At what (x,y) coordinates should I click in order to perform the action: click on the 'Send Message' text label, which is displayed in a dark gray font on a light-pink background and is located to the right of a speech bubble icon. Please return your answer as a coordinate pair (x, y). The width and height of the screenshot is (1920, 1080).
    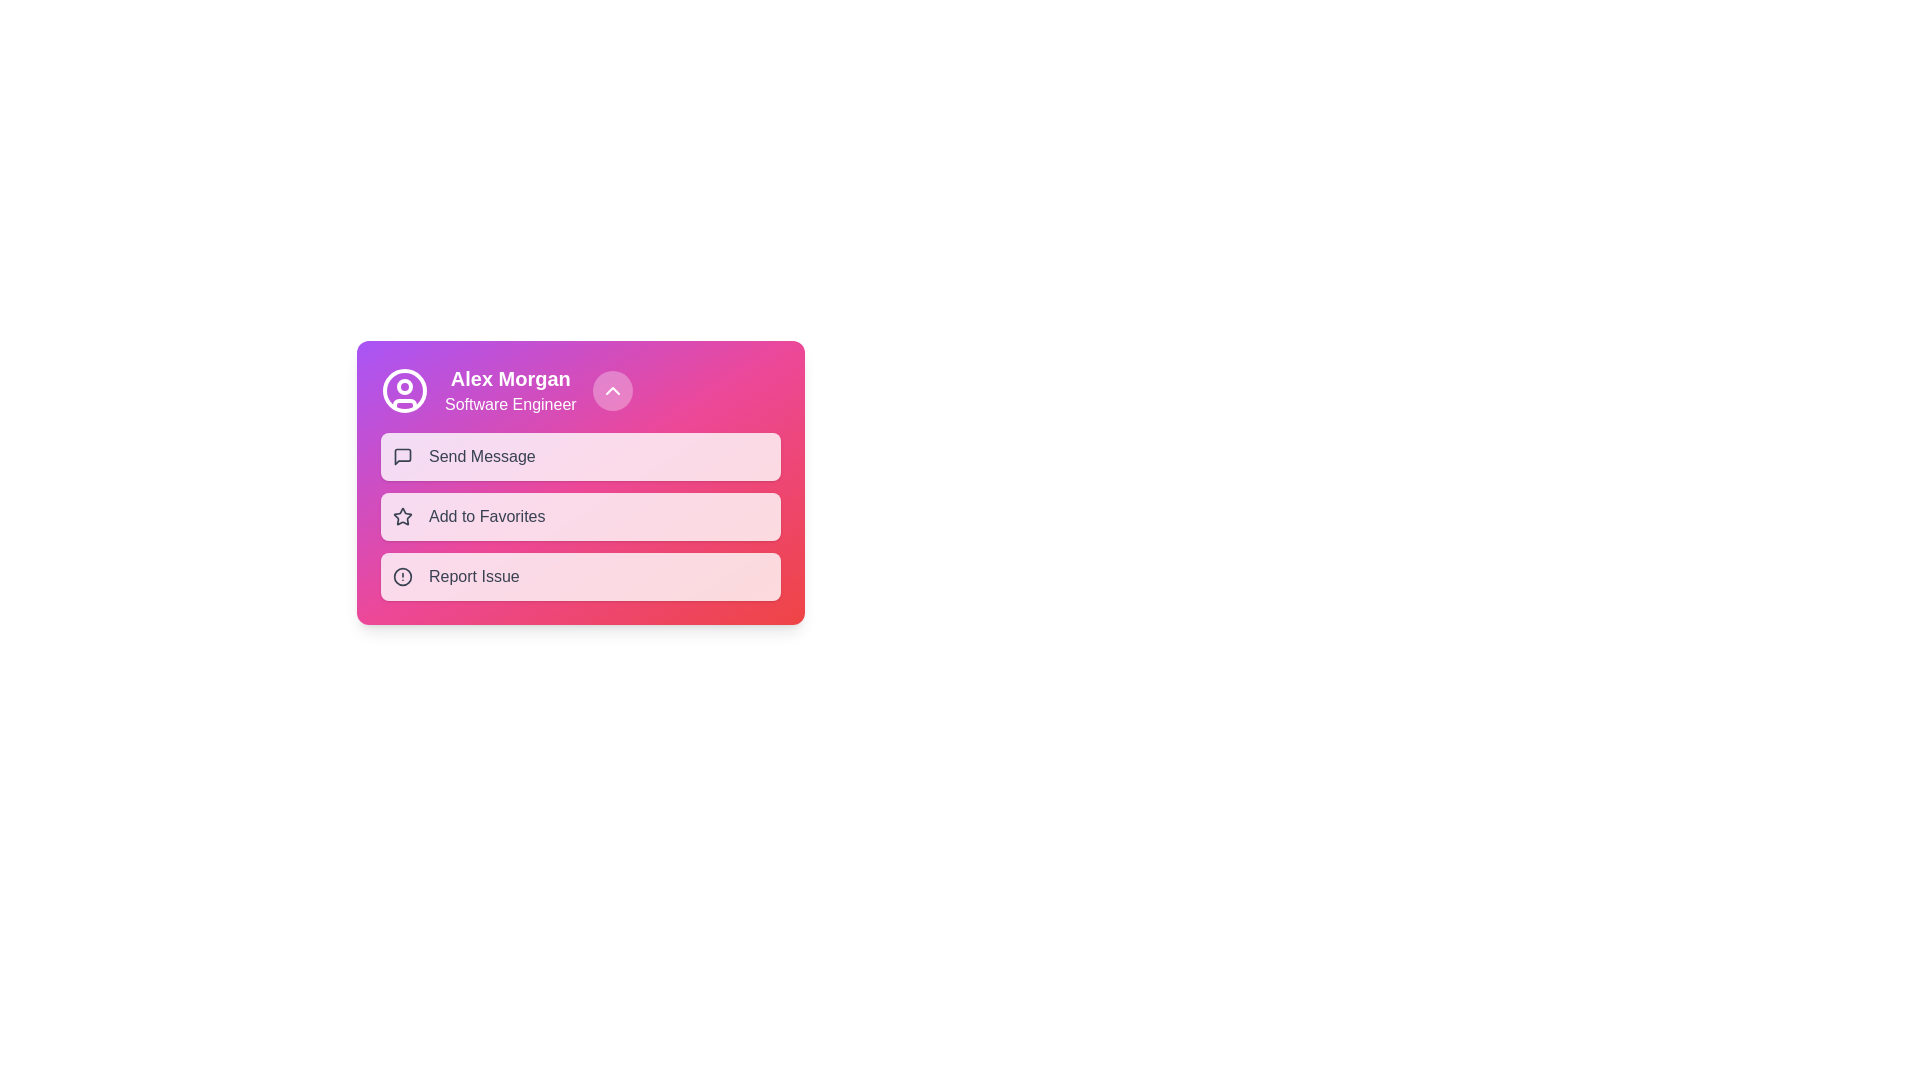
    Looking at the image, I should click on (482, 456).